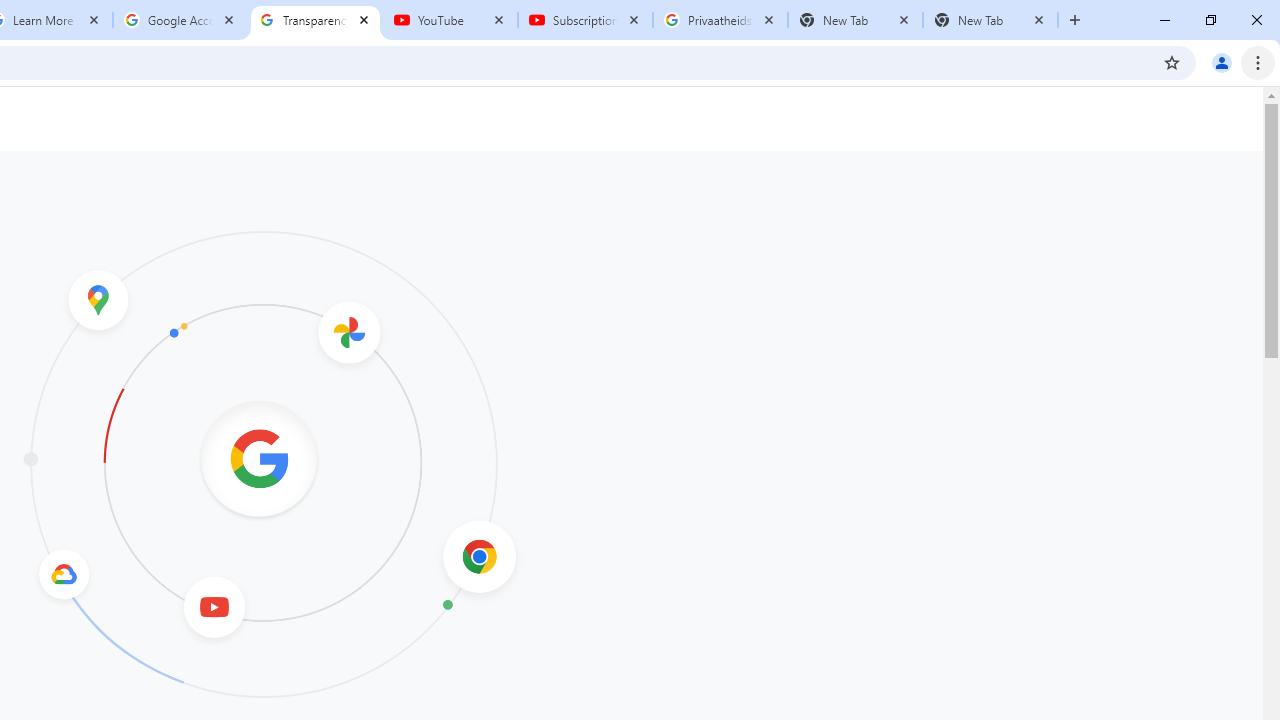  Describe the element at coordinates (584, 20) in the screenshot. I see `'Subscriptions - YouTube'` at that location.